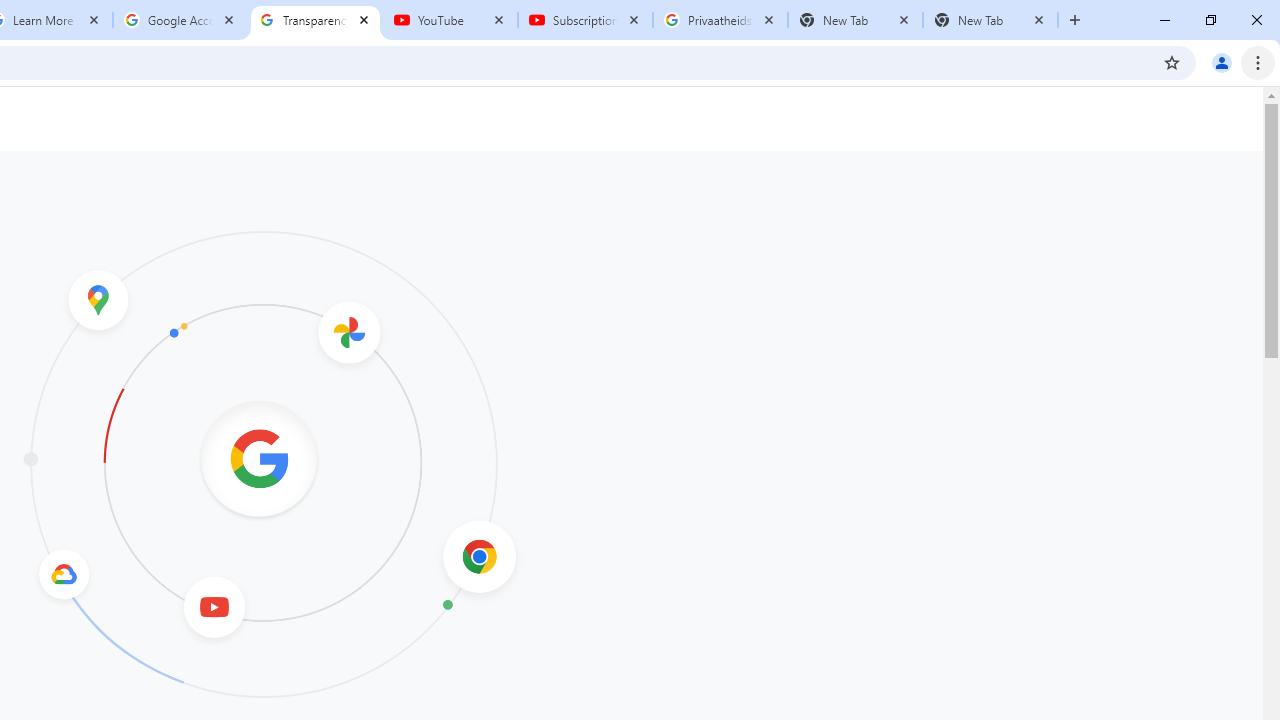  Describe the element at coordinates (584, 20) in the screenshot. I see `'Subscriptions - YouTube'` at that location.